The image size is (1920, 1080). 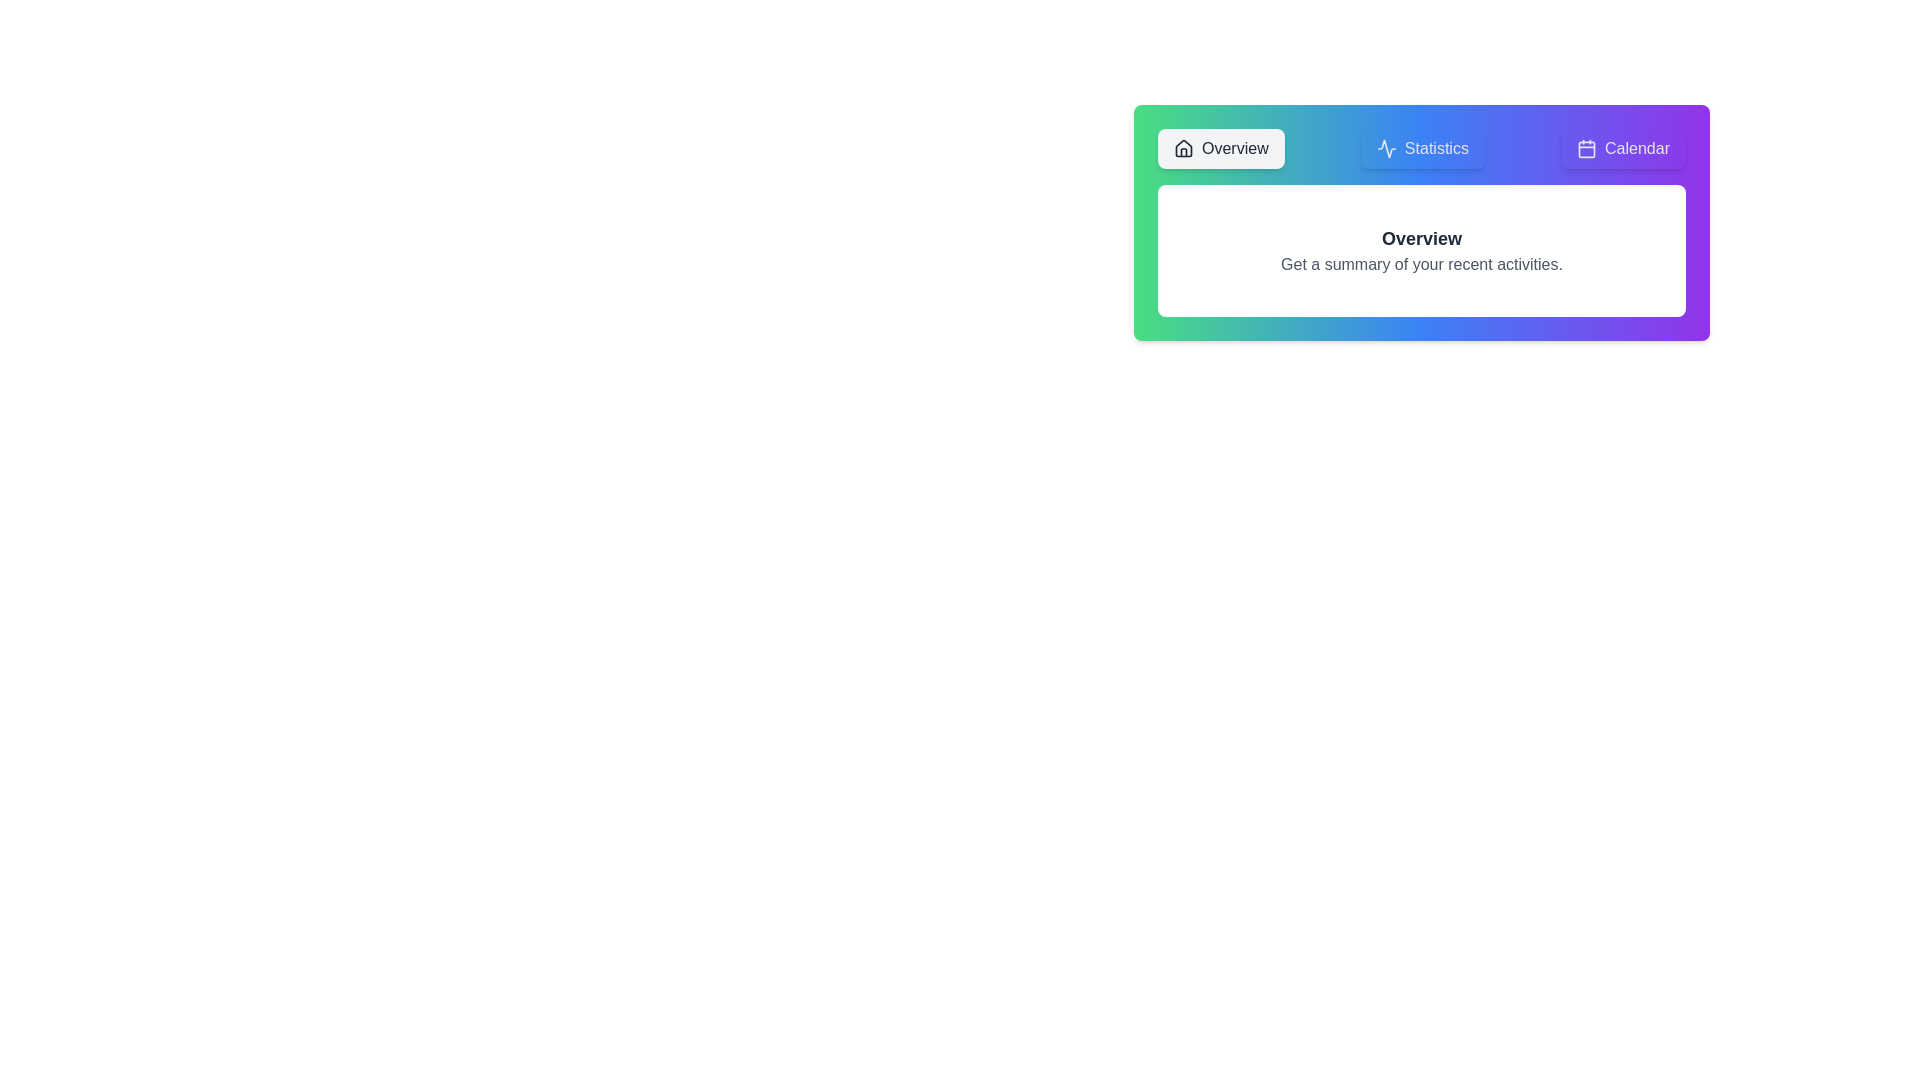 I want to click on the Overview tab by clicking on its label or icon, so click(x=1220, y=148).